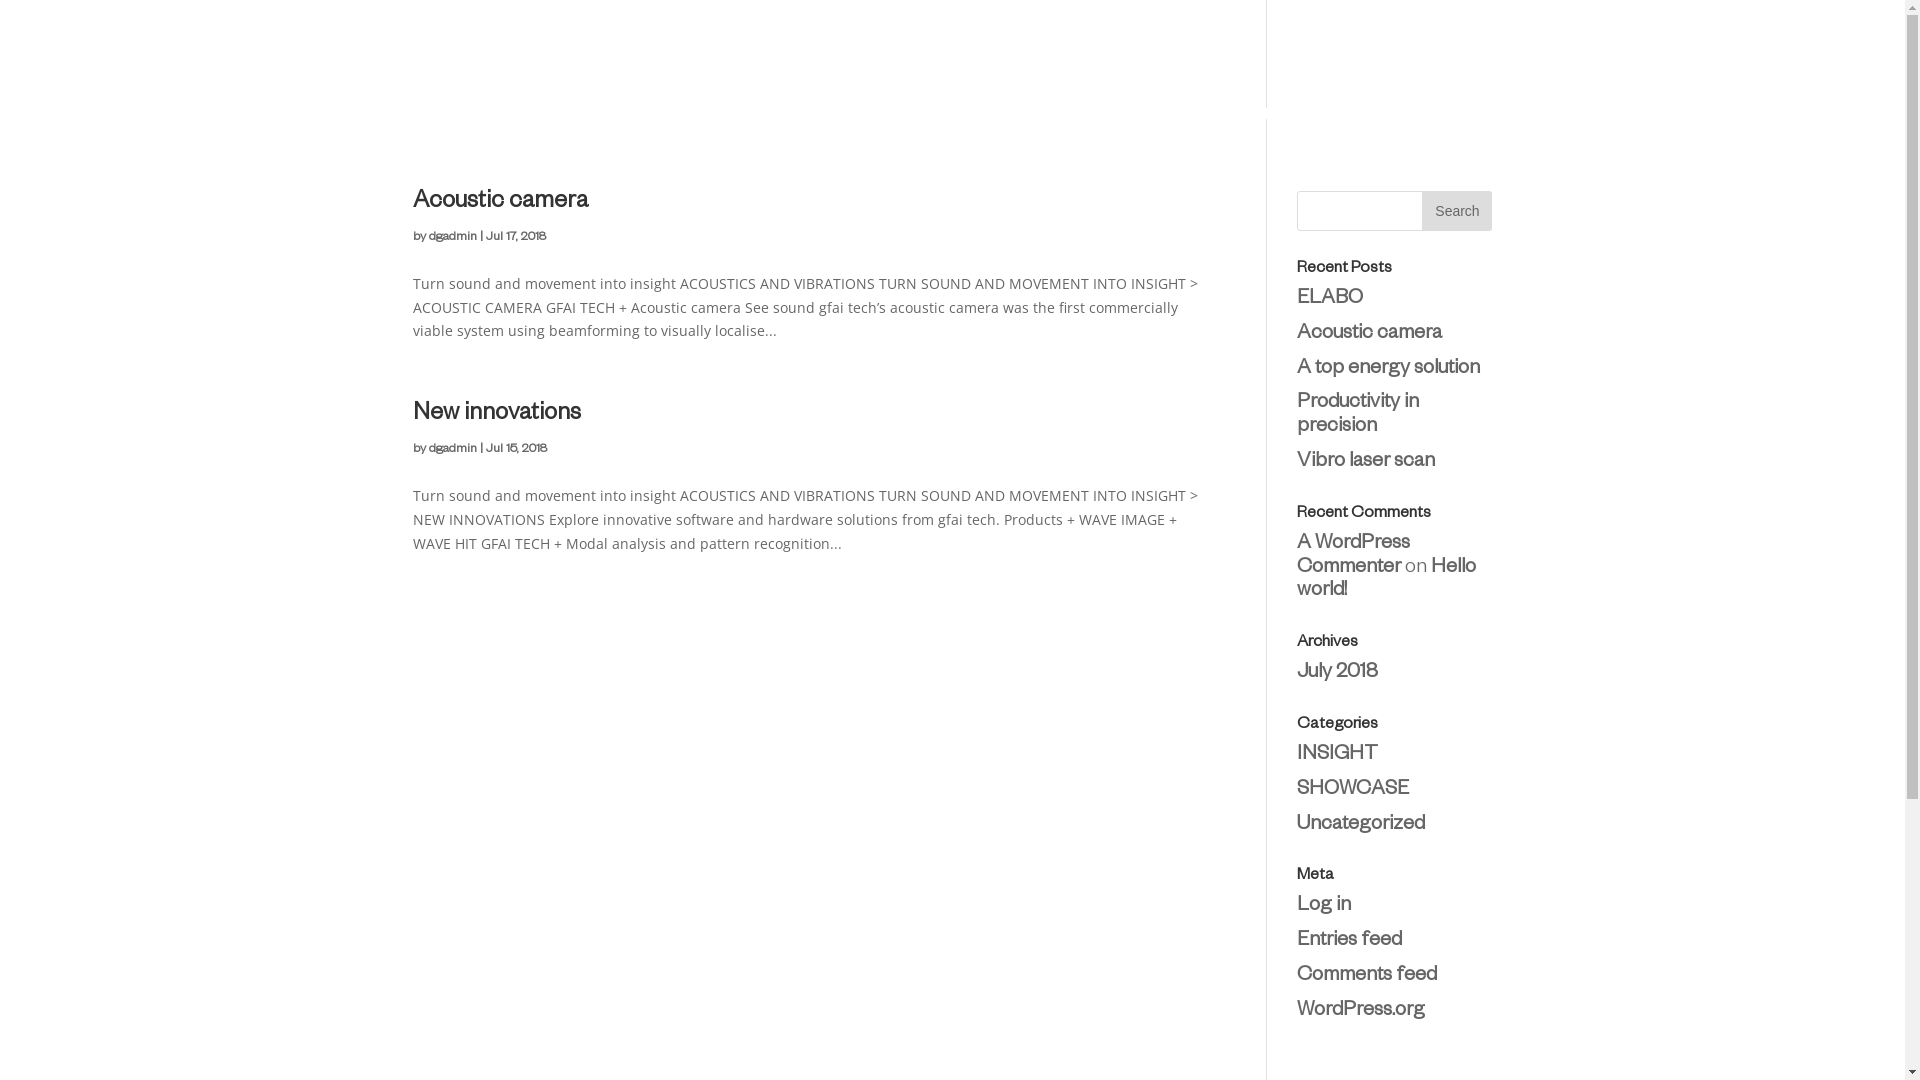  Describe the element at coordinates (1358, 415) in the screenshot. I see `'Productivity in precision'` at that location.